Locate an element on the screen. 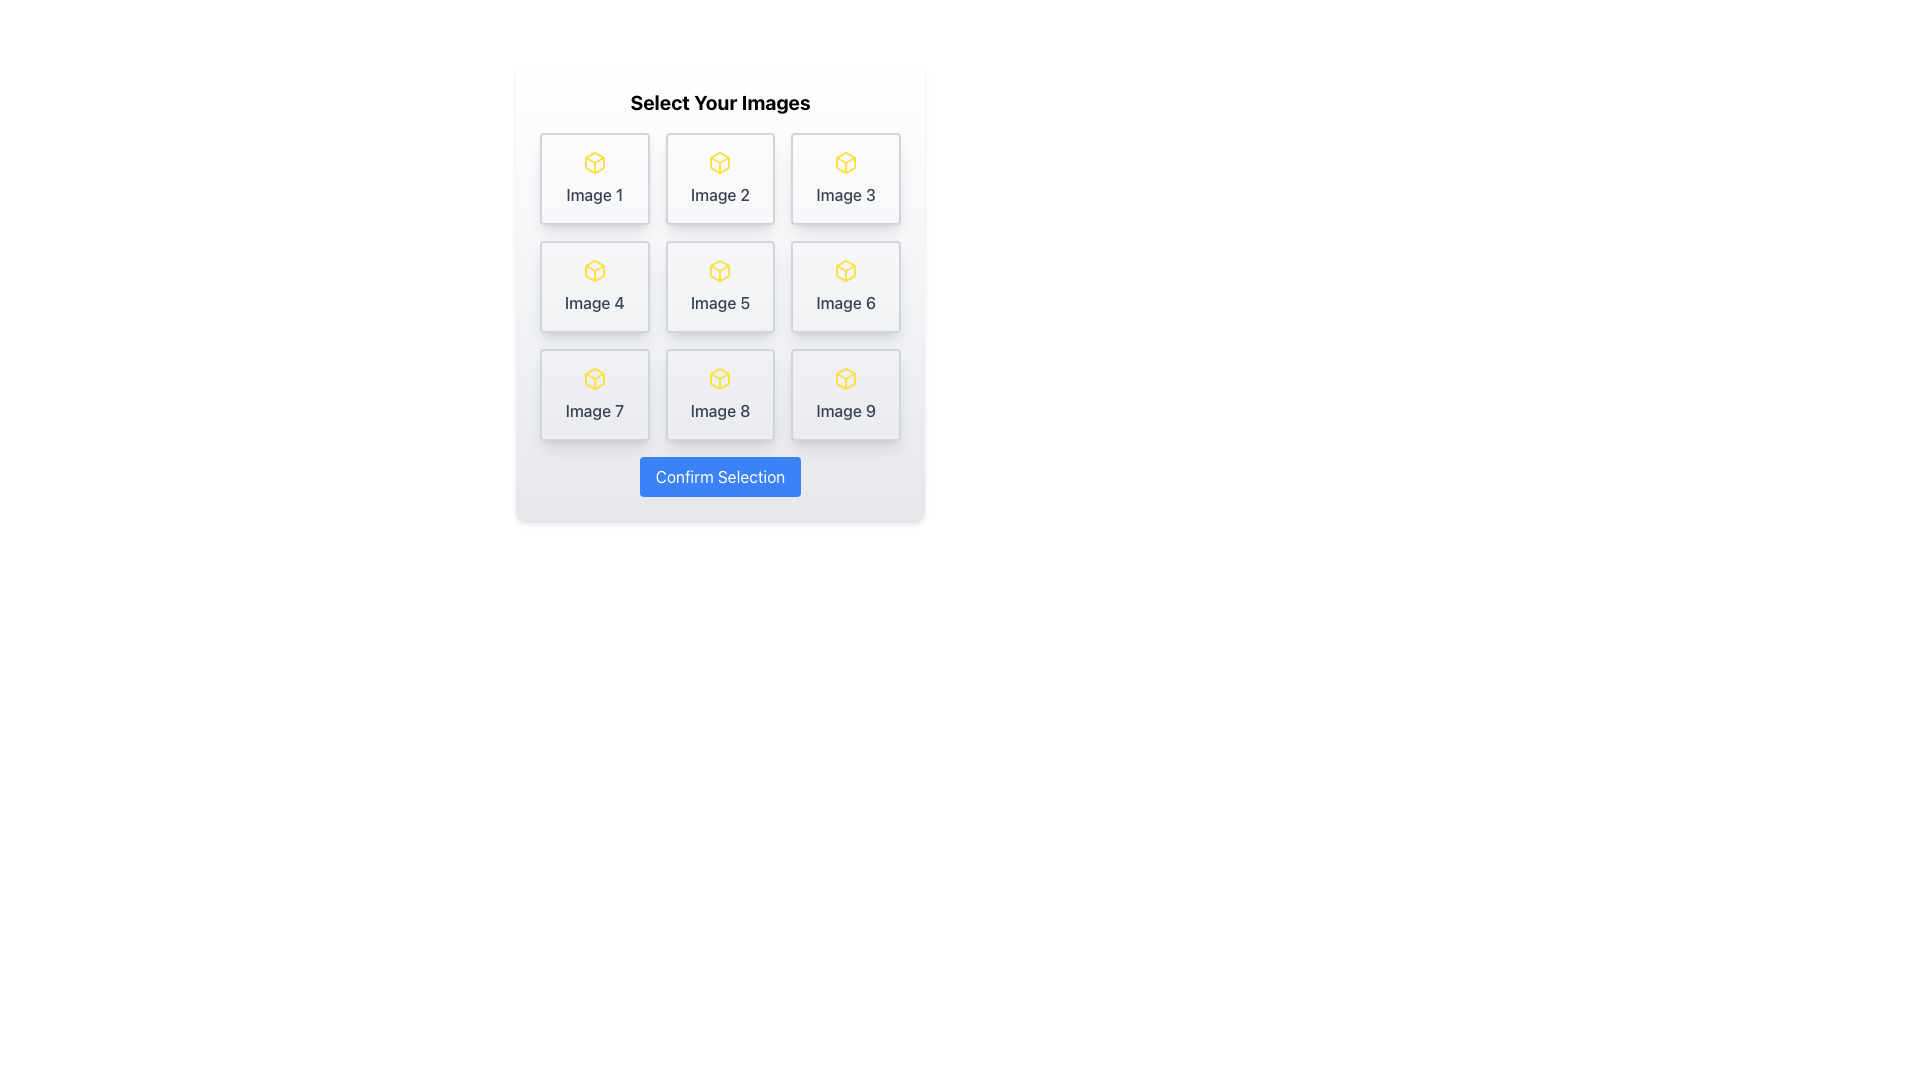 The image size is (1920, 1080). the first button-like card in the grid labeled 'Image 1' is located at coordinates (593, 177).